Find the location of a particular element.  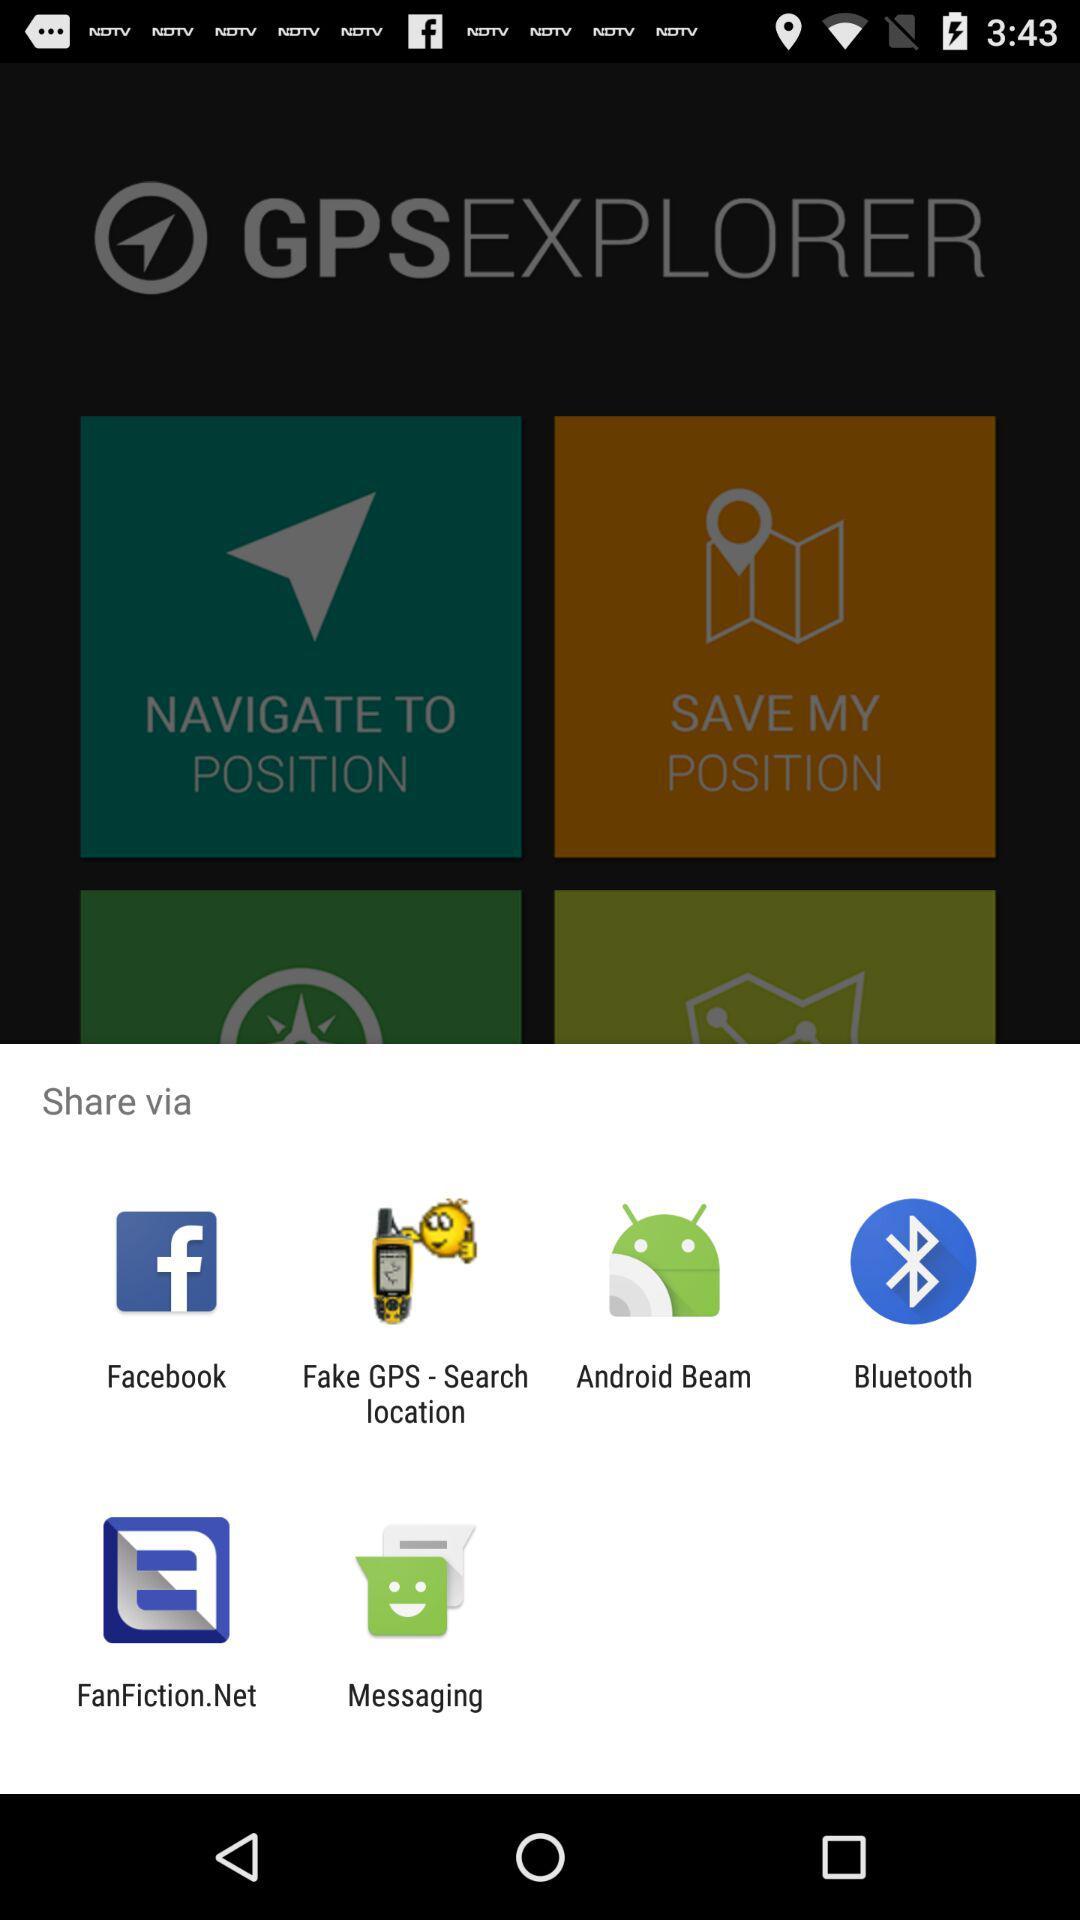

app to the left of fake gps search is located at coordinates (165, 1392).